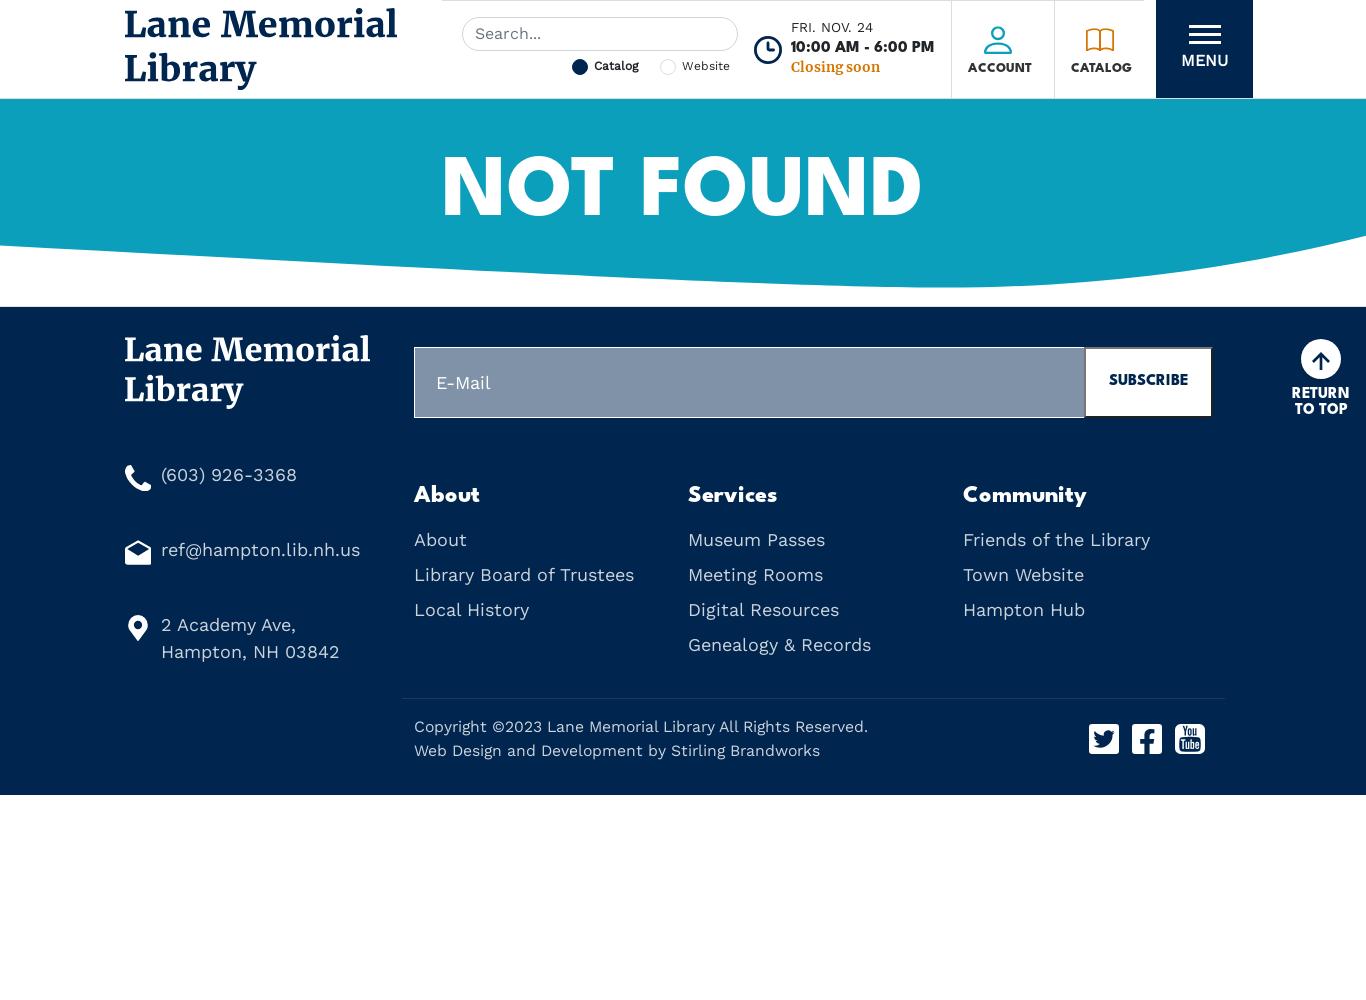 This screenshot has height=1000, width=1366. I want to click on '(603) 926-3368', so click(158, 473).